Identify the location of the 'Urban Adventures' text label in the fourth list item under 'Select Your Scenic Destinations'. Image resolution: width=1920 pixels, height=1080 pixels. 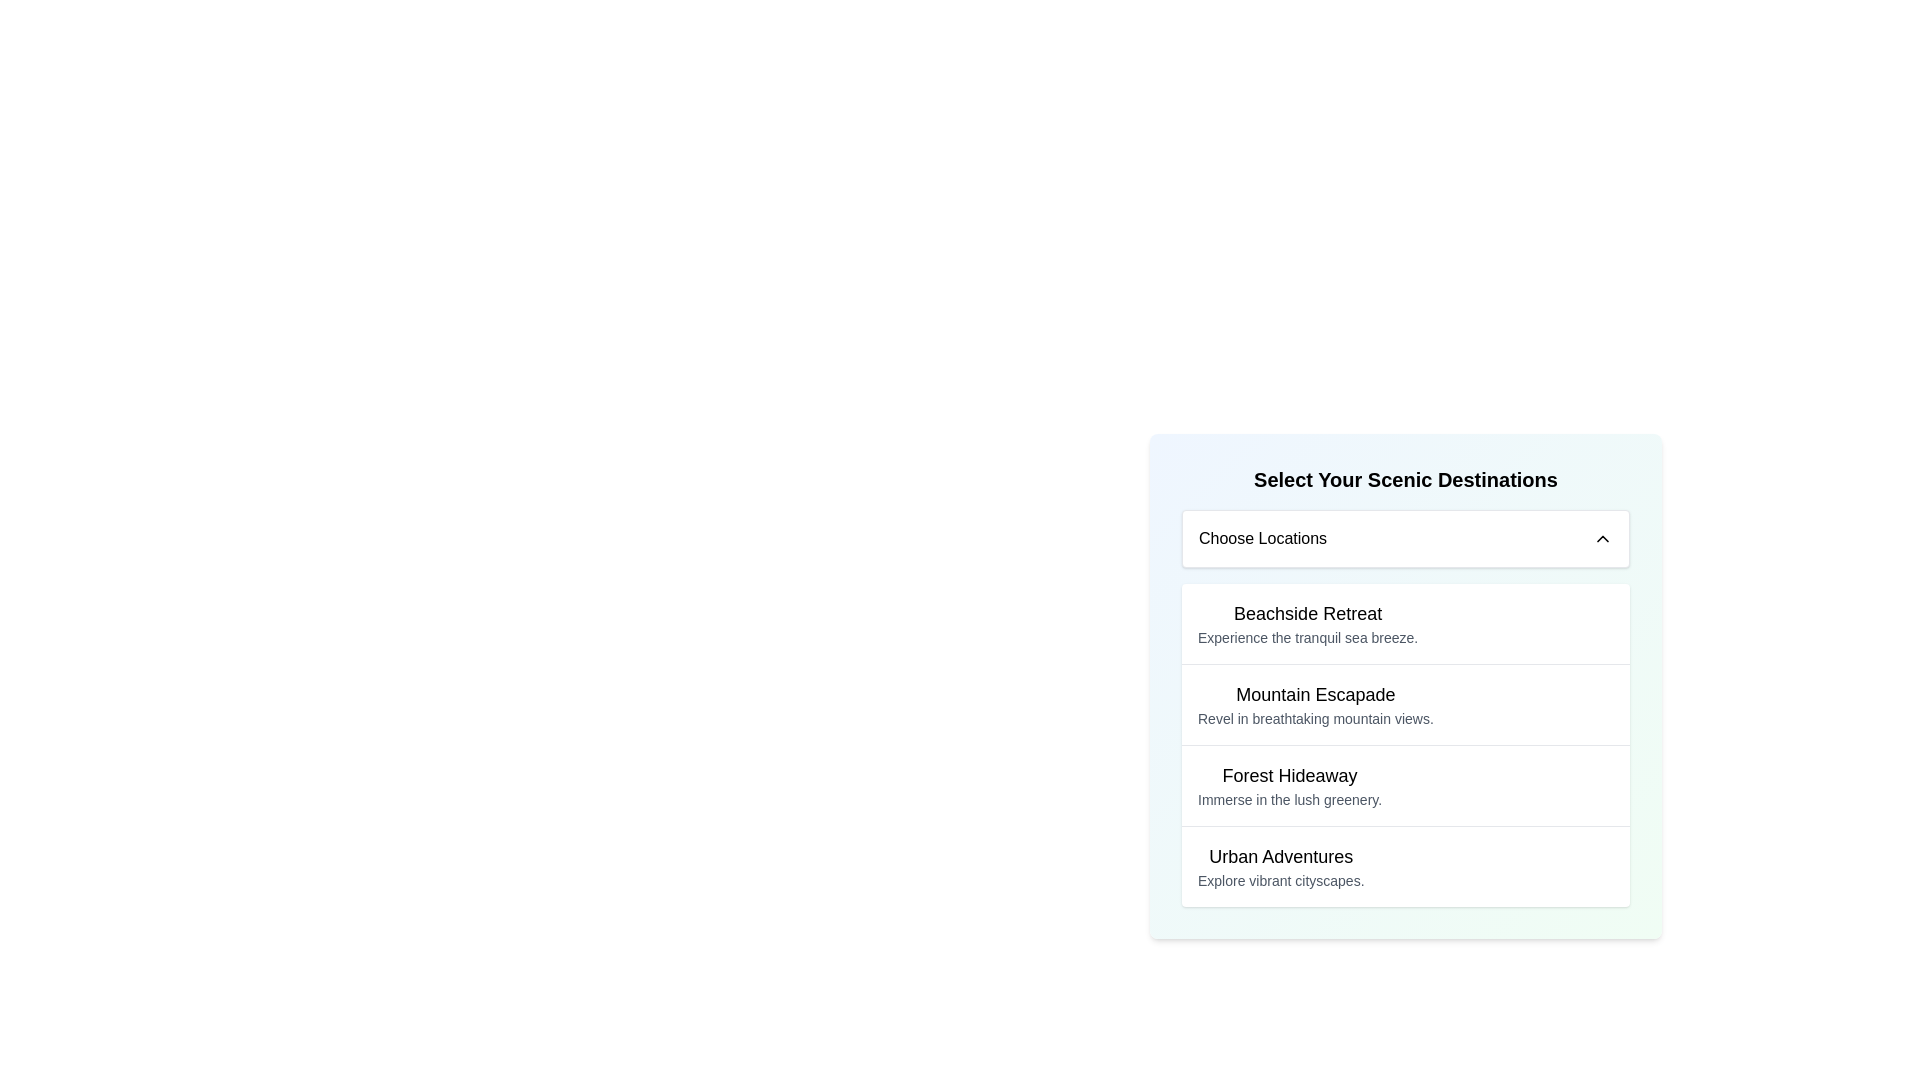
(1281, 855).